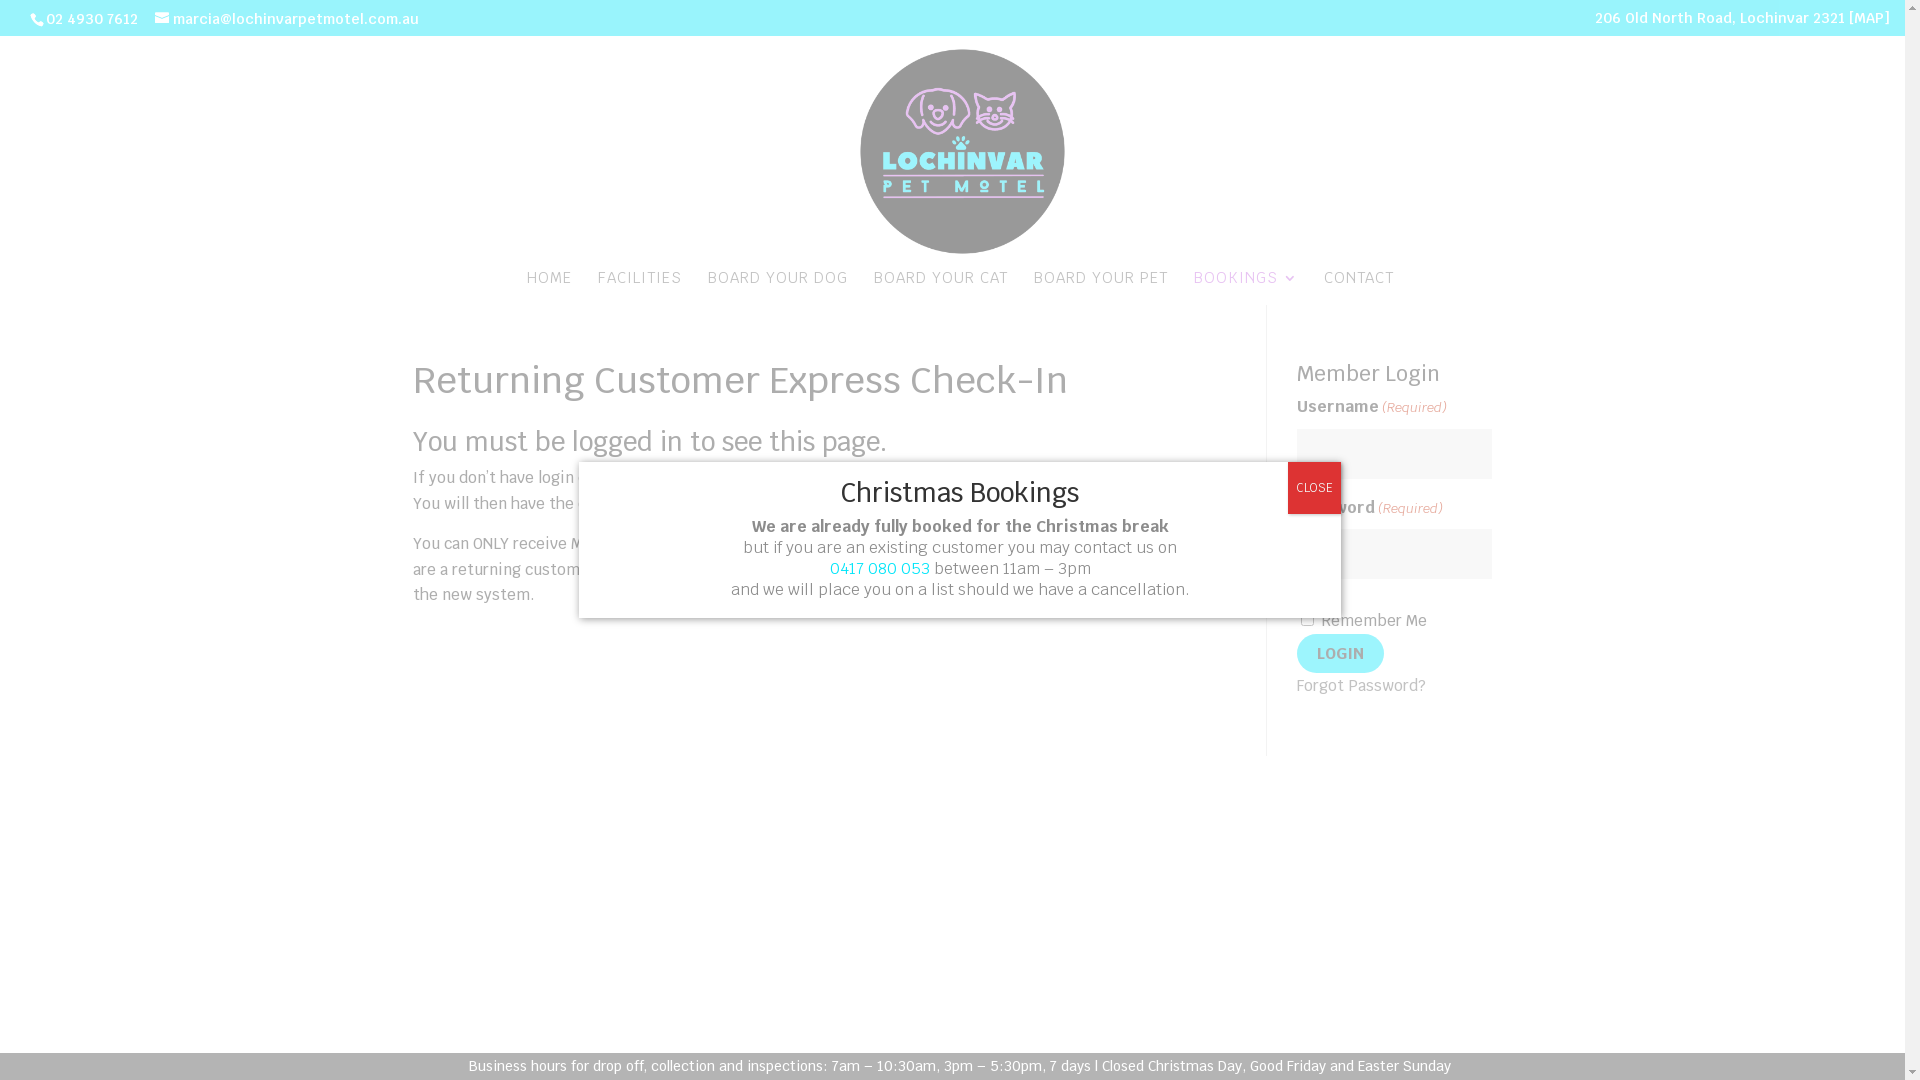  What do you see at coordinates (638, 288) in the screenshot?
I see `'FACILITIES'` at bounding box center [638, 288].